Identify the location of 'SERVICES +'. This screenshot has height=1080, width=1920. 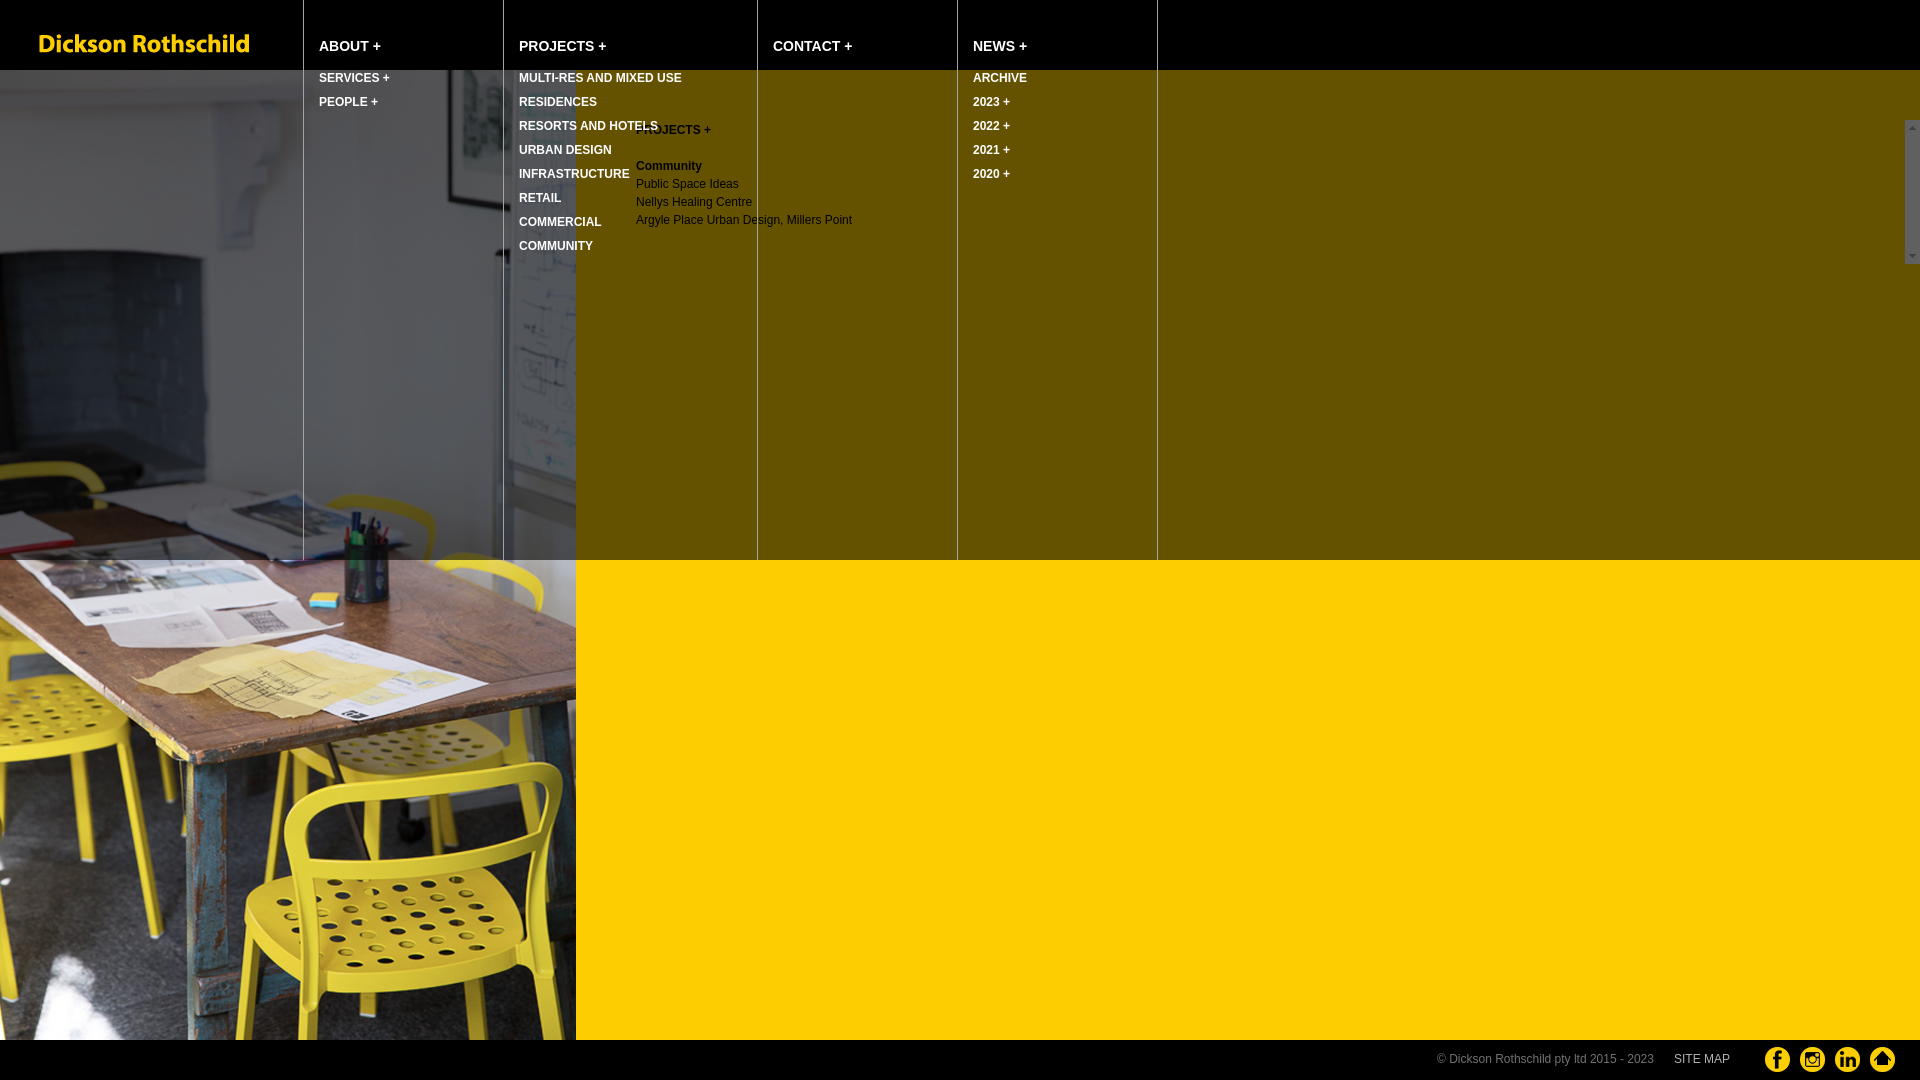
(402, 76).